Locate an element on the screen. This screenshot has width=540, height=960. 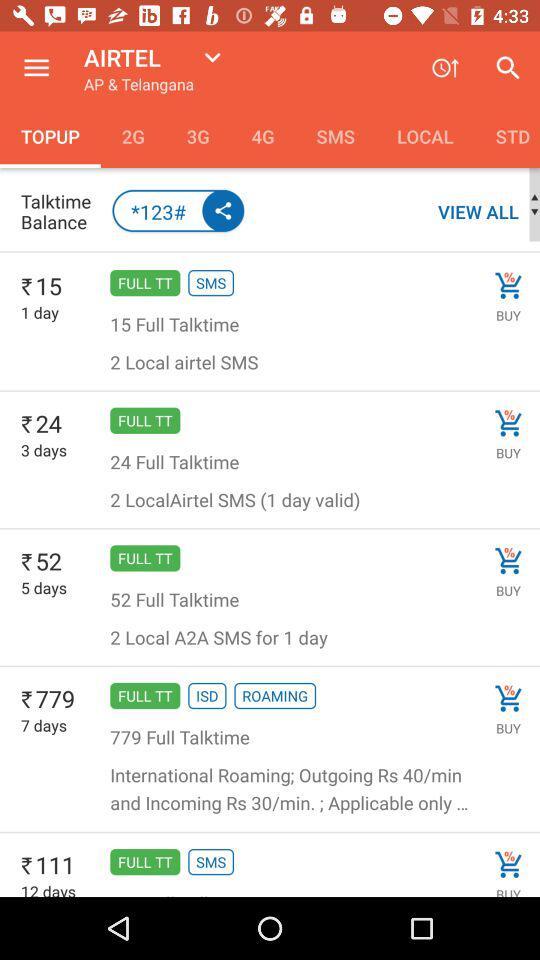
the icon above the topup icon is located at coordinates (36, 68).